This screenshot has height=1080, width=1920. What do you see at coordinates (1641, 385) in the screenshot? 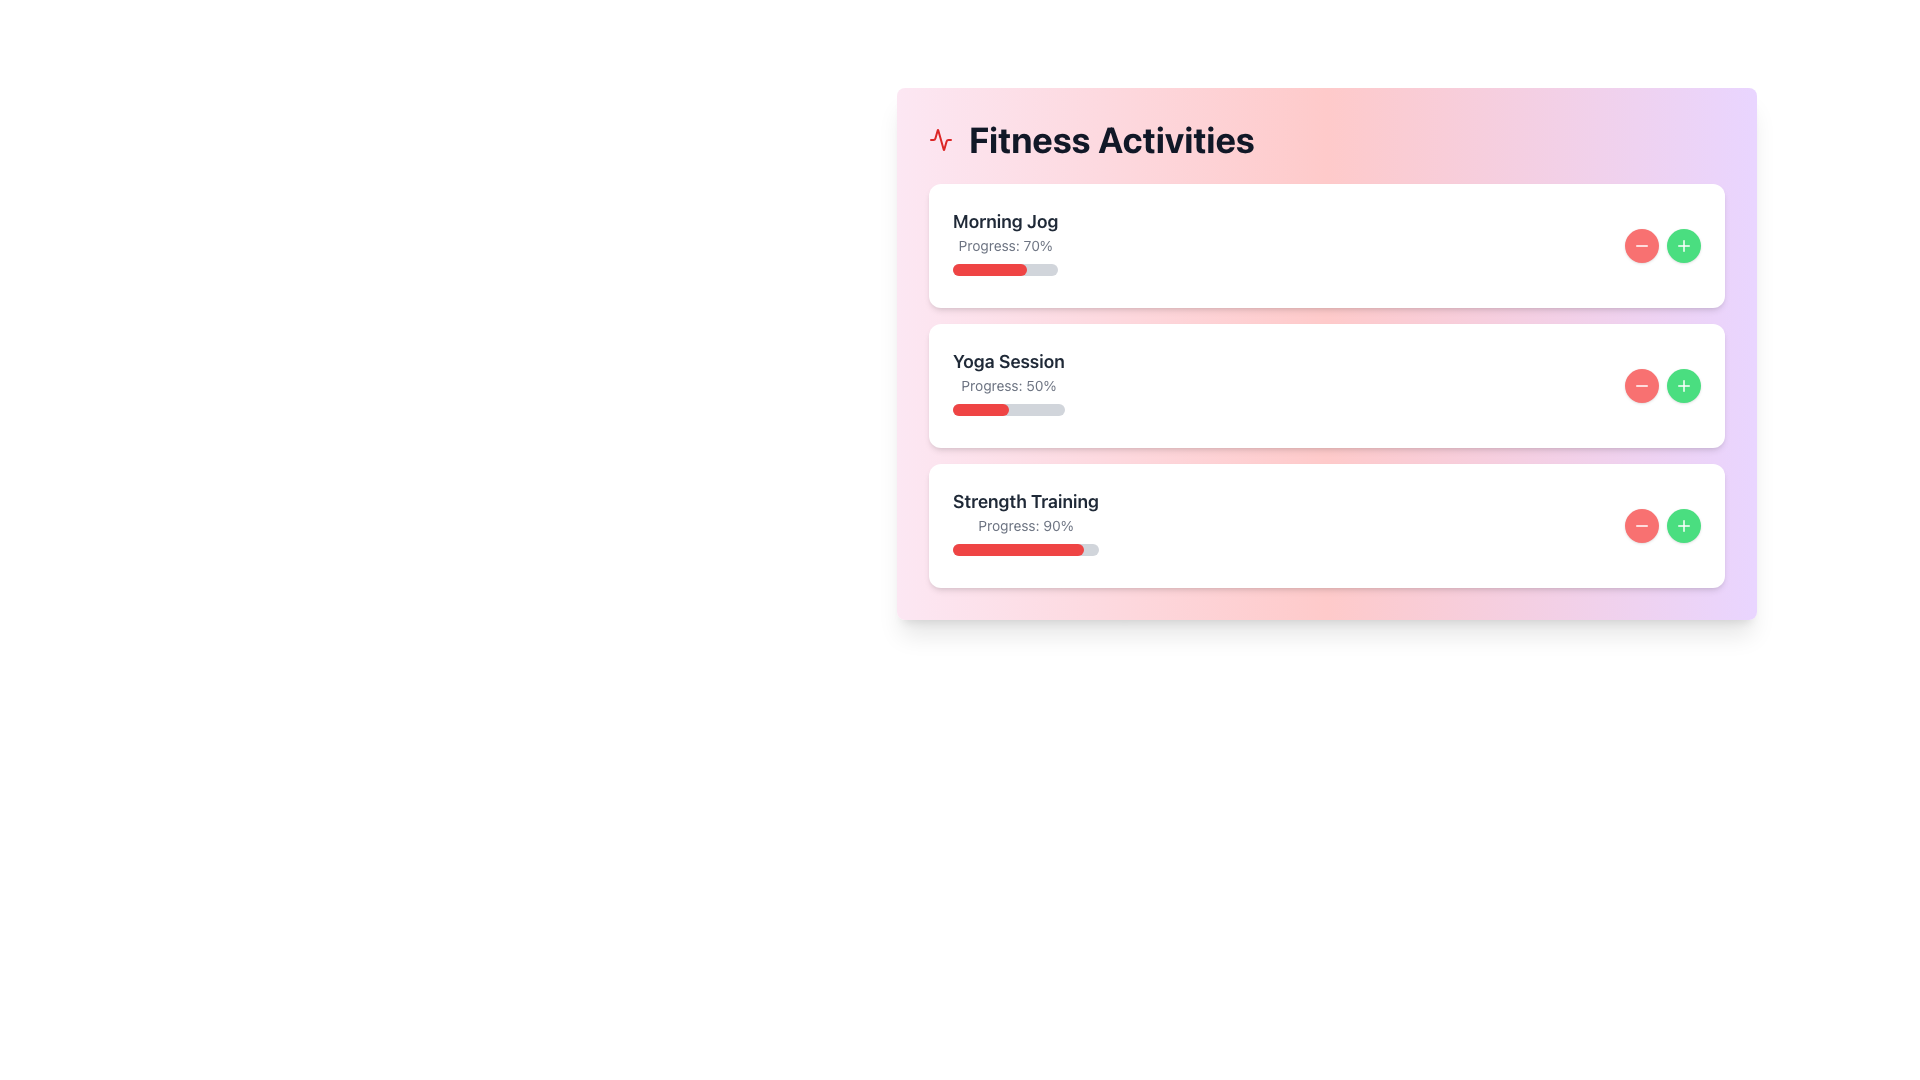
I see `the first decrement button located on the right of the last activity in the visible list` at bounding box center [1641, 385].